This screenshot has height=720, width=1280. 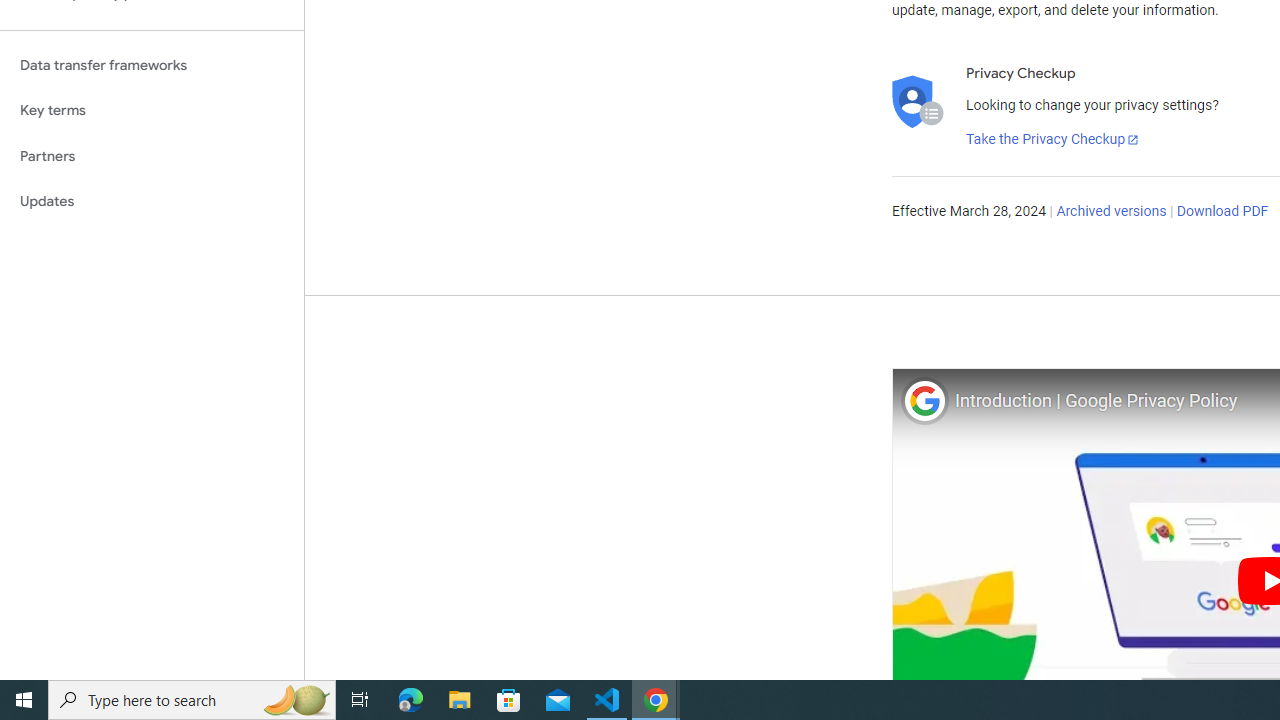 I want to click on 'Photo image of Google', so click(x=923, y=400).